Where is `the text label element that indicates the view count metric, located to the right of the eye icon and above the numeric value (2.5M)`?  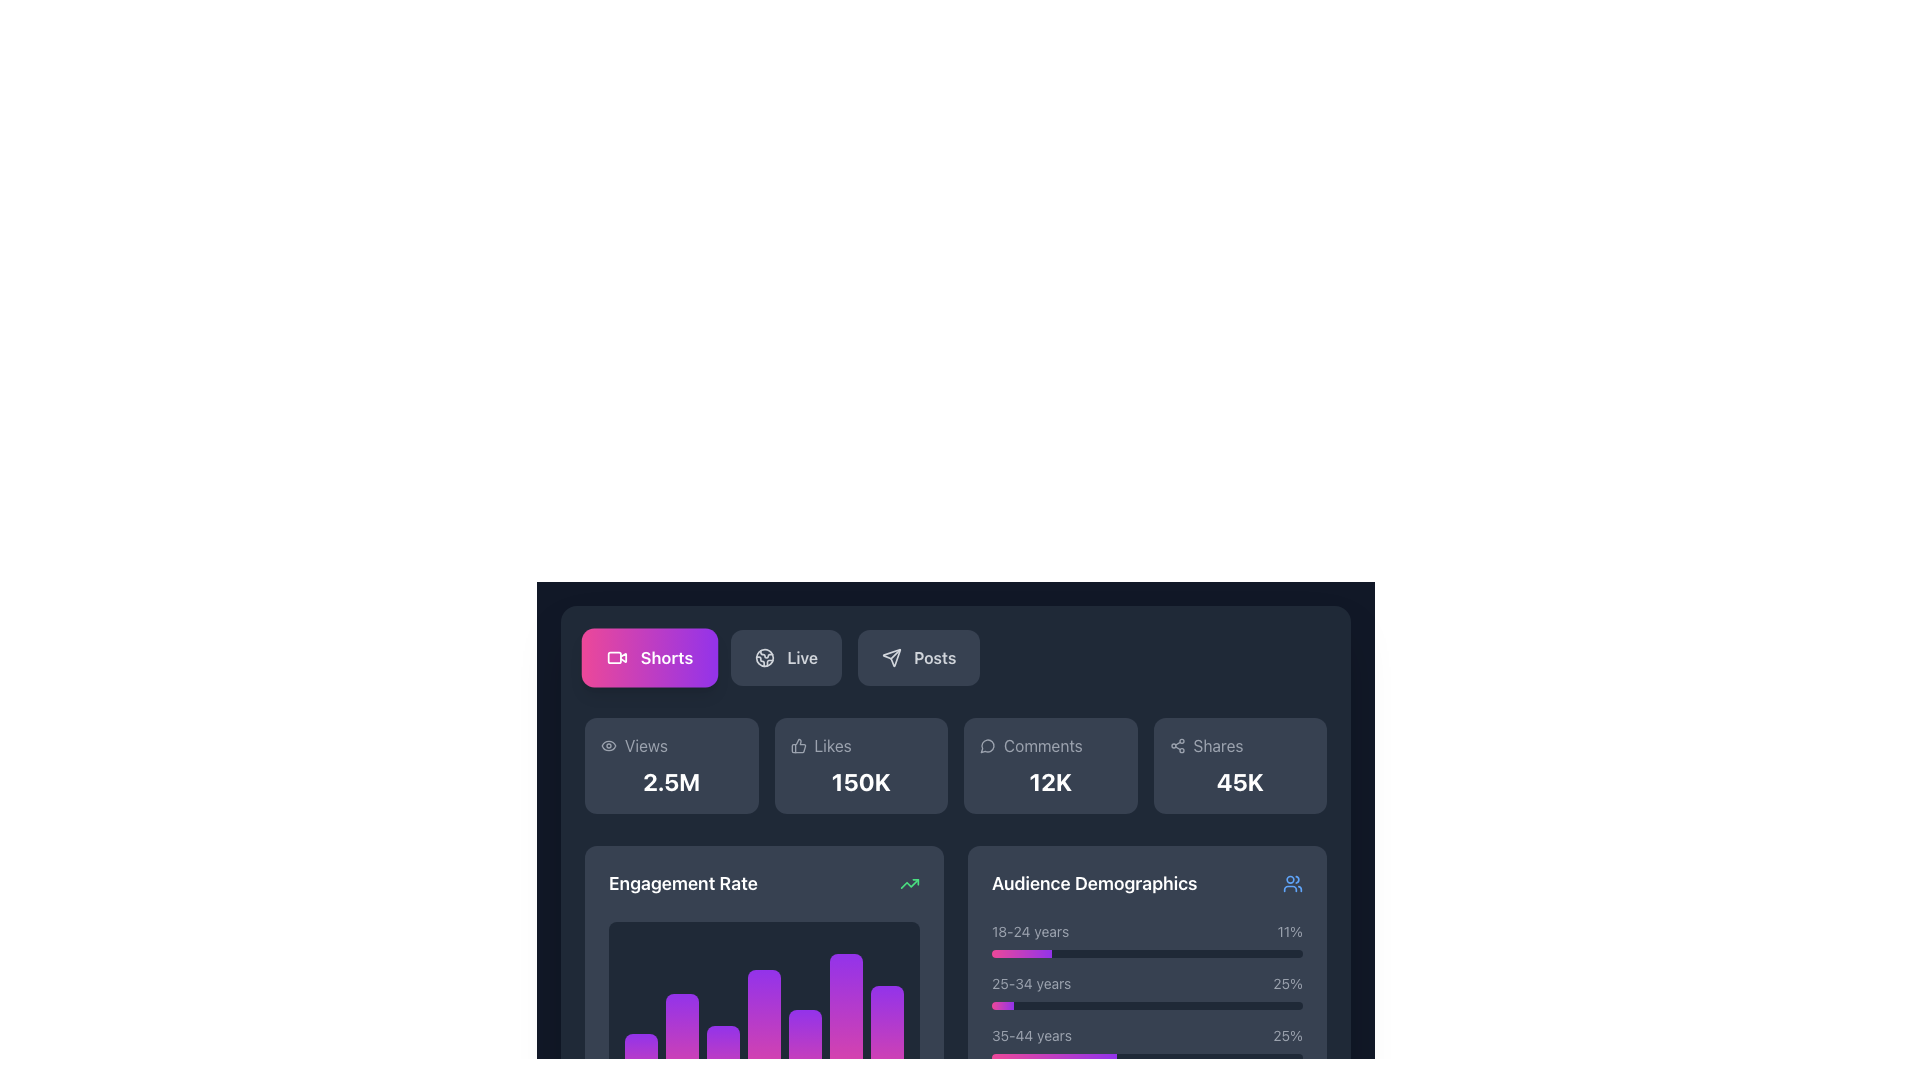
the text label element that indicates the view count metric, located to the right of the eye icon and above the numeric value (2.5M) is located at coordinates (646, 745).